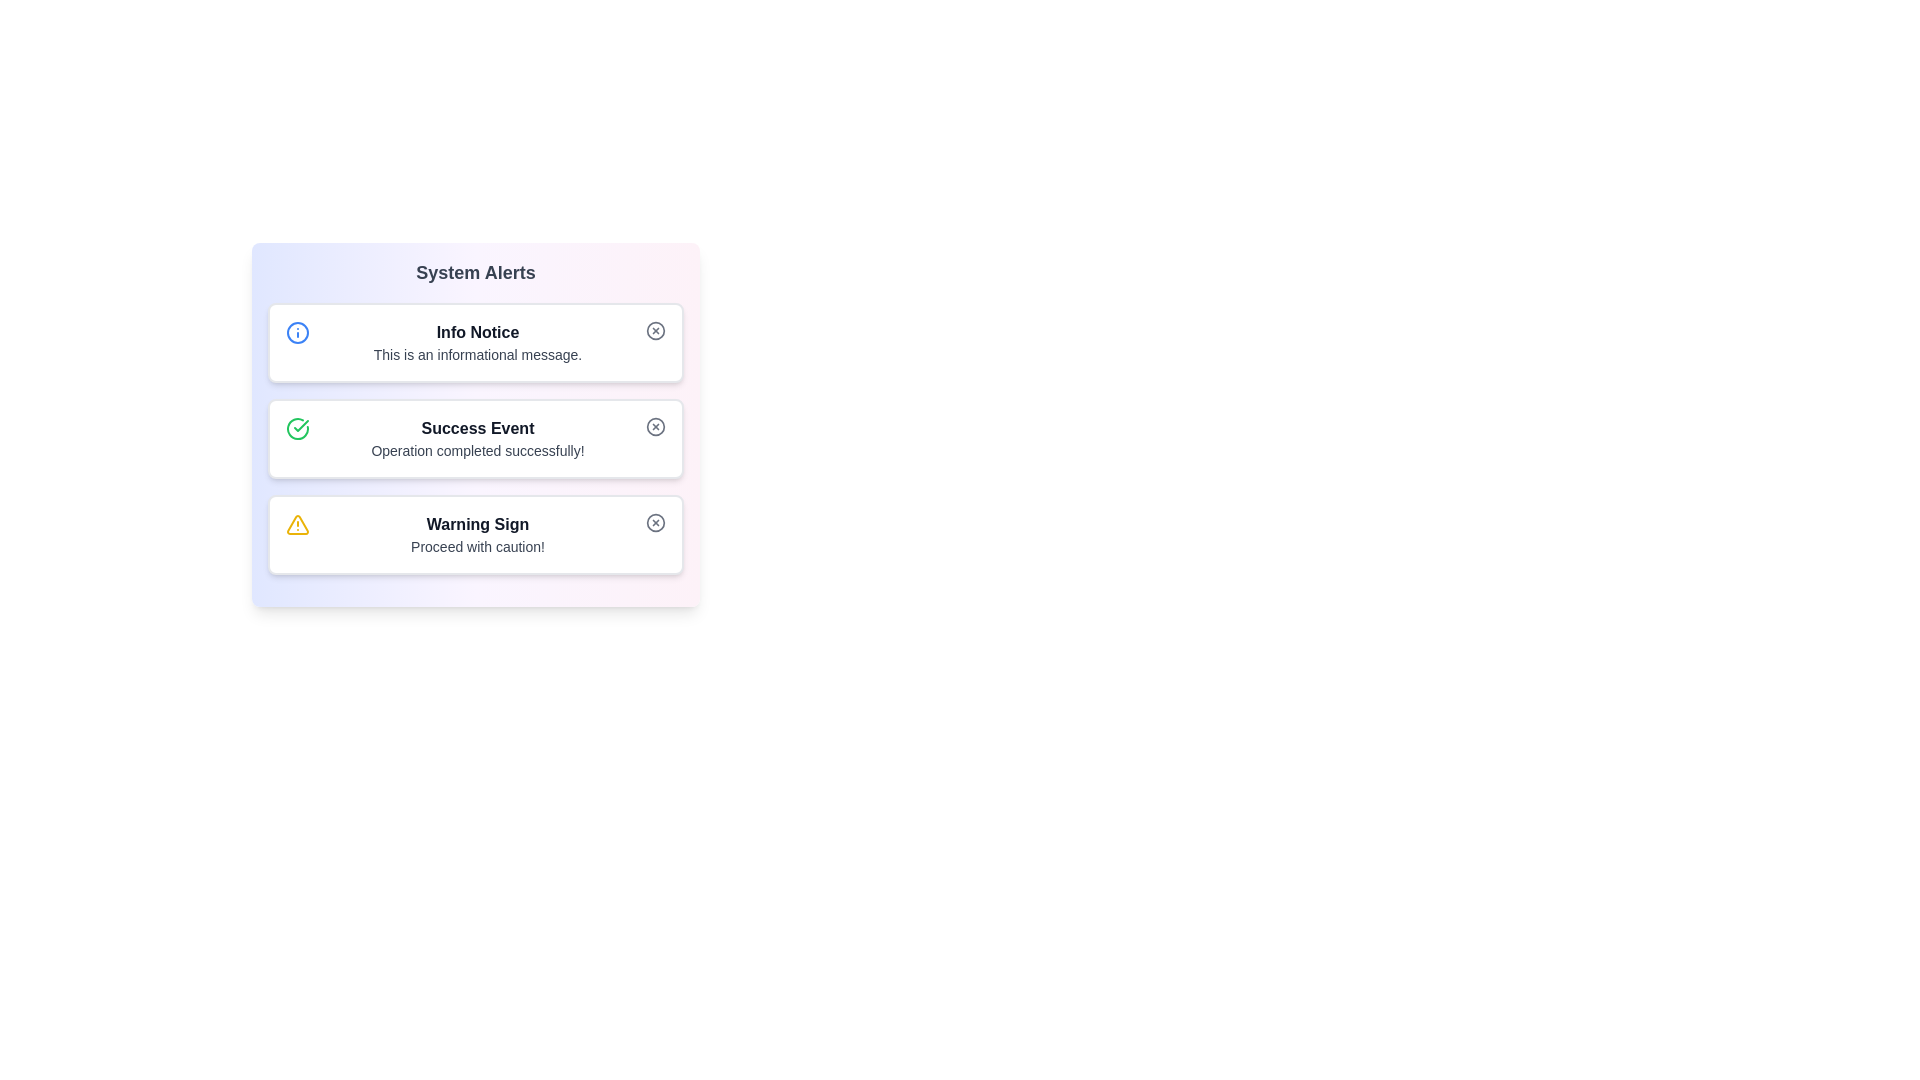 The width and height of the screenshot is (1920, 1080). Describe the element at coordinates (296, 523) in the screenshot. I see `the alert icon of type warning` at that location.